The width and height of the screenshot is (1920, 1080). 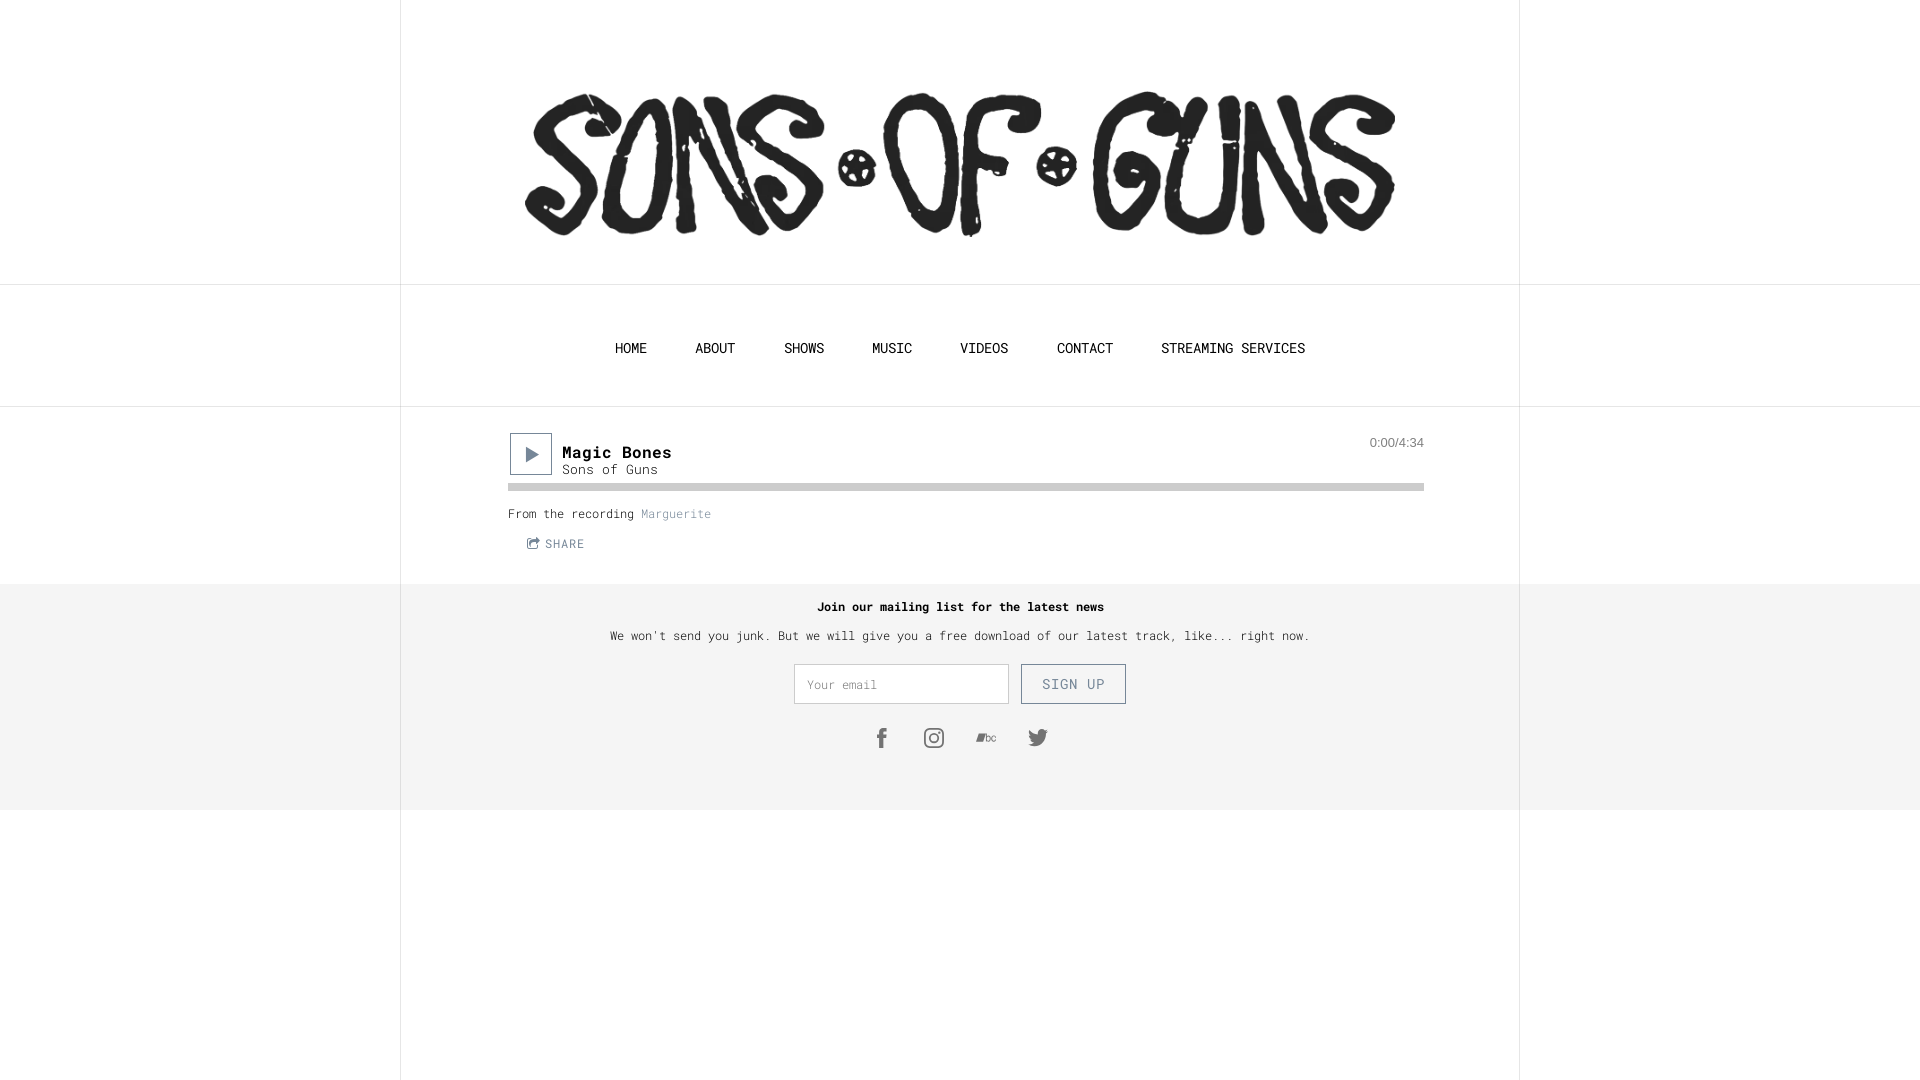 I want to click on 'MUSIC', so click(x=891, y=346).